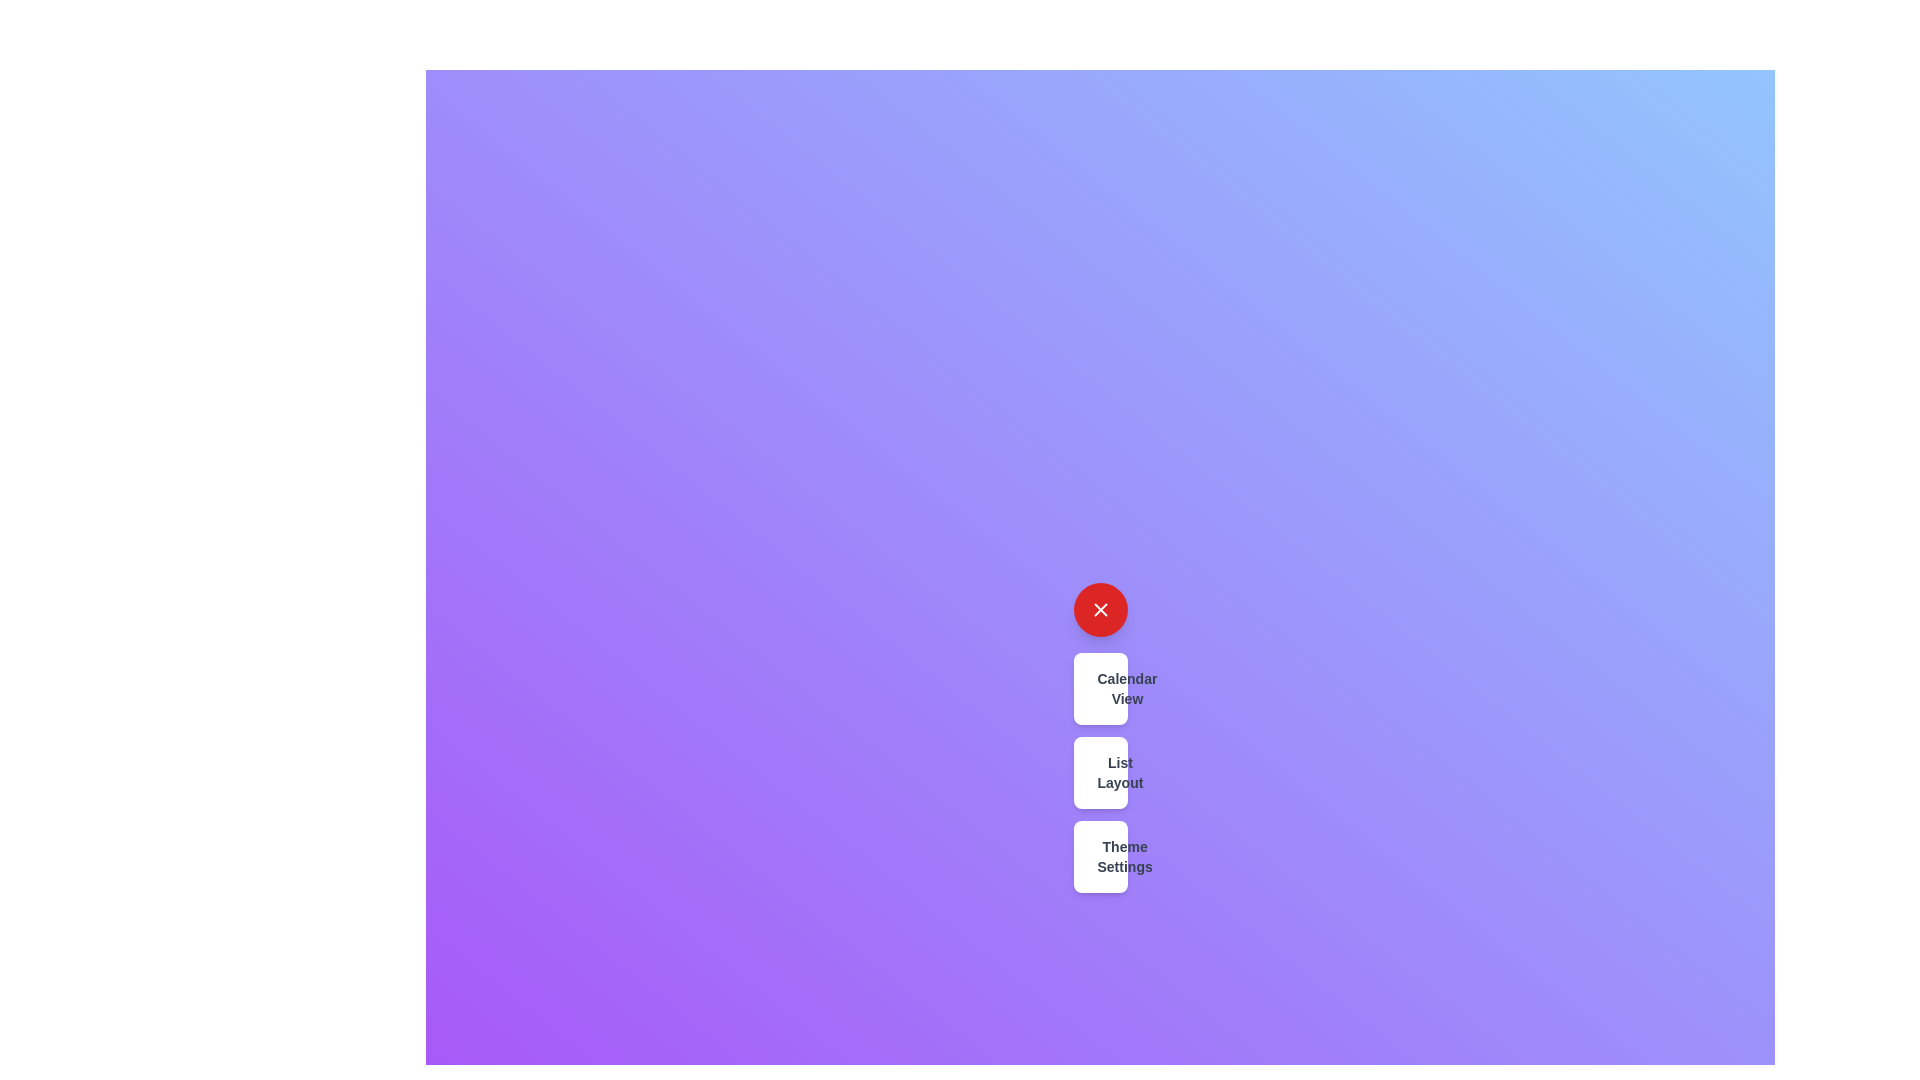  I want to click on the 'List Layout' button, so click(1098, 771).